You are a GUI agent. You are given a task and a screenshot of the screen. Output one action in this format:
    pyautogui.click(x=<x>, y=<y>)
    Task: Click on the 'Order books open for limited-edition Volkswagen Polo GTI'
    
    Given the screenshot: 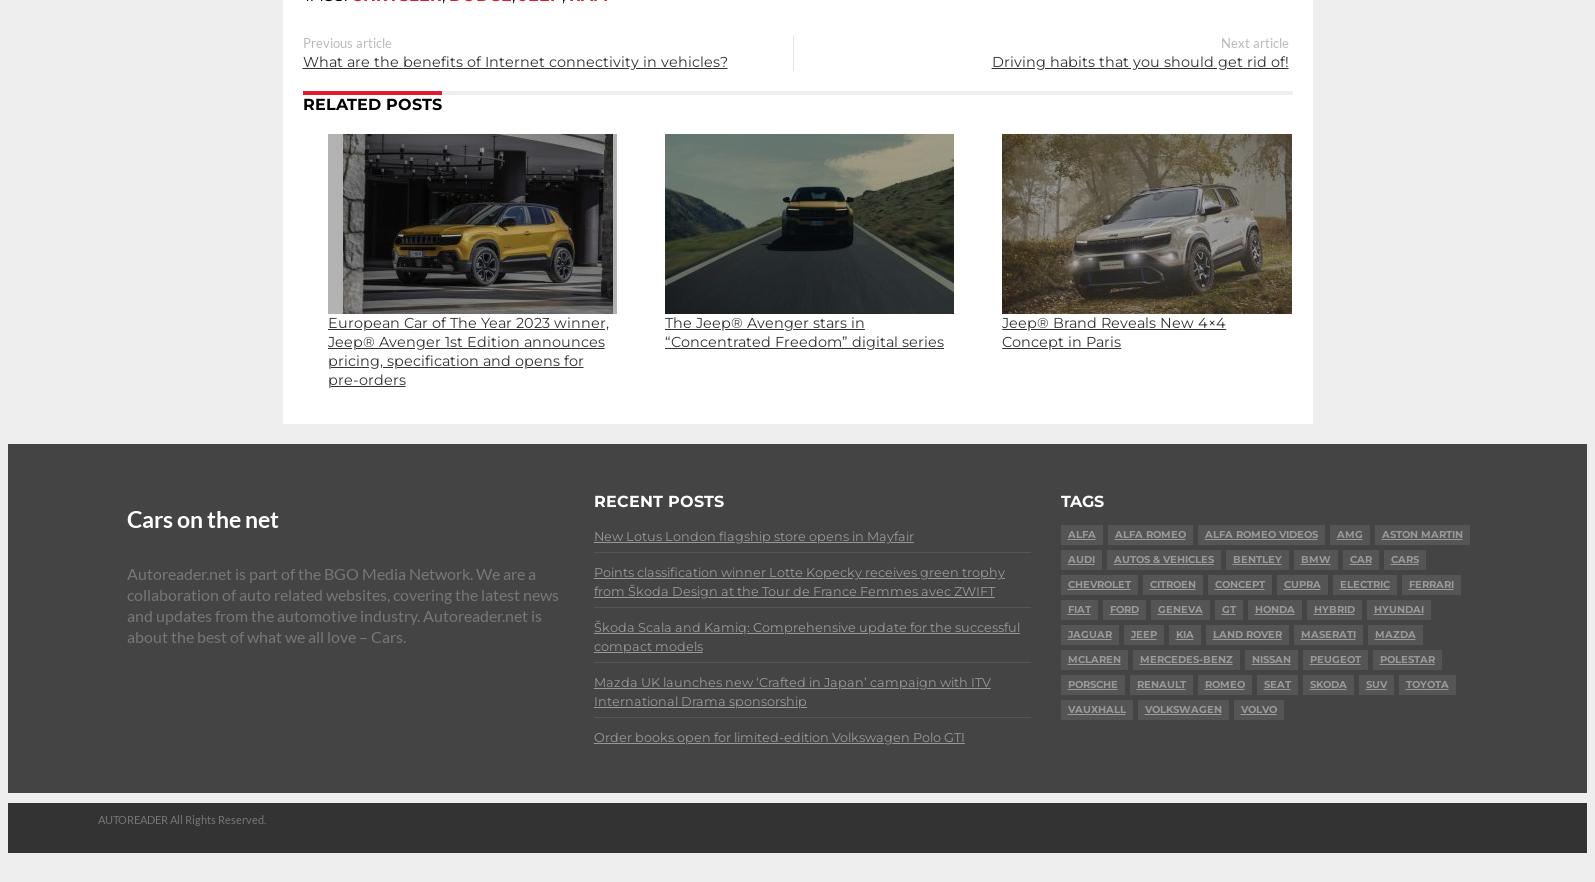 What is the action you would take?
    pyautogui.click(x=778, y=736)
    